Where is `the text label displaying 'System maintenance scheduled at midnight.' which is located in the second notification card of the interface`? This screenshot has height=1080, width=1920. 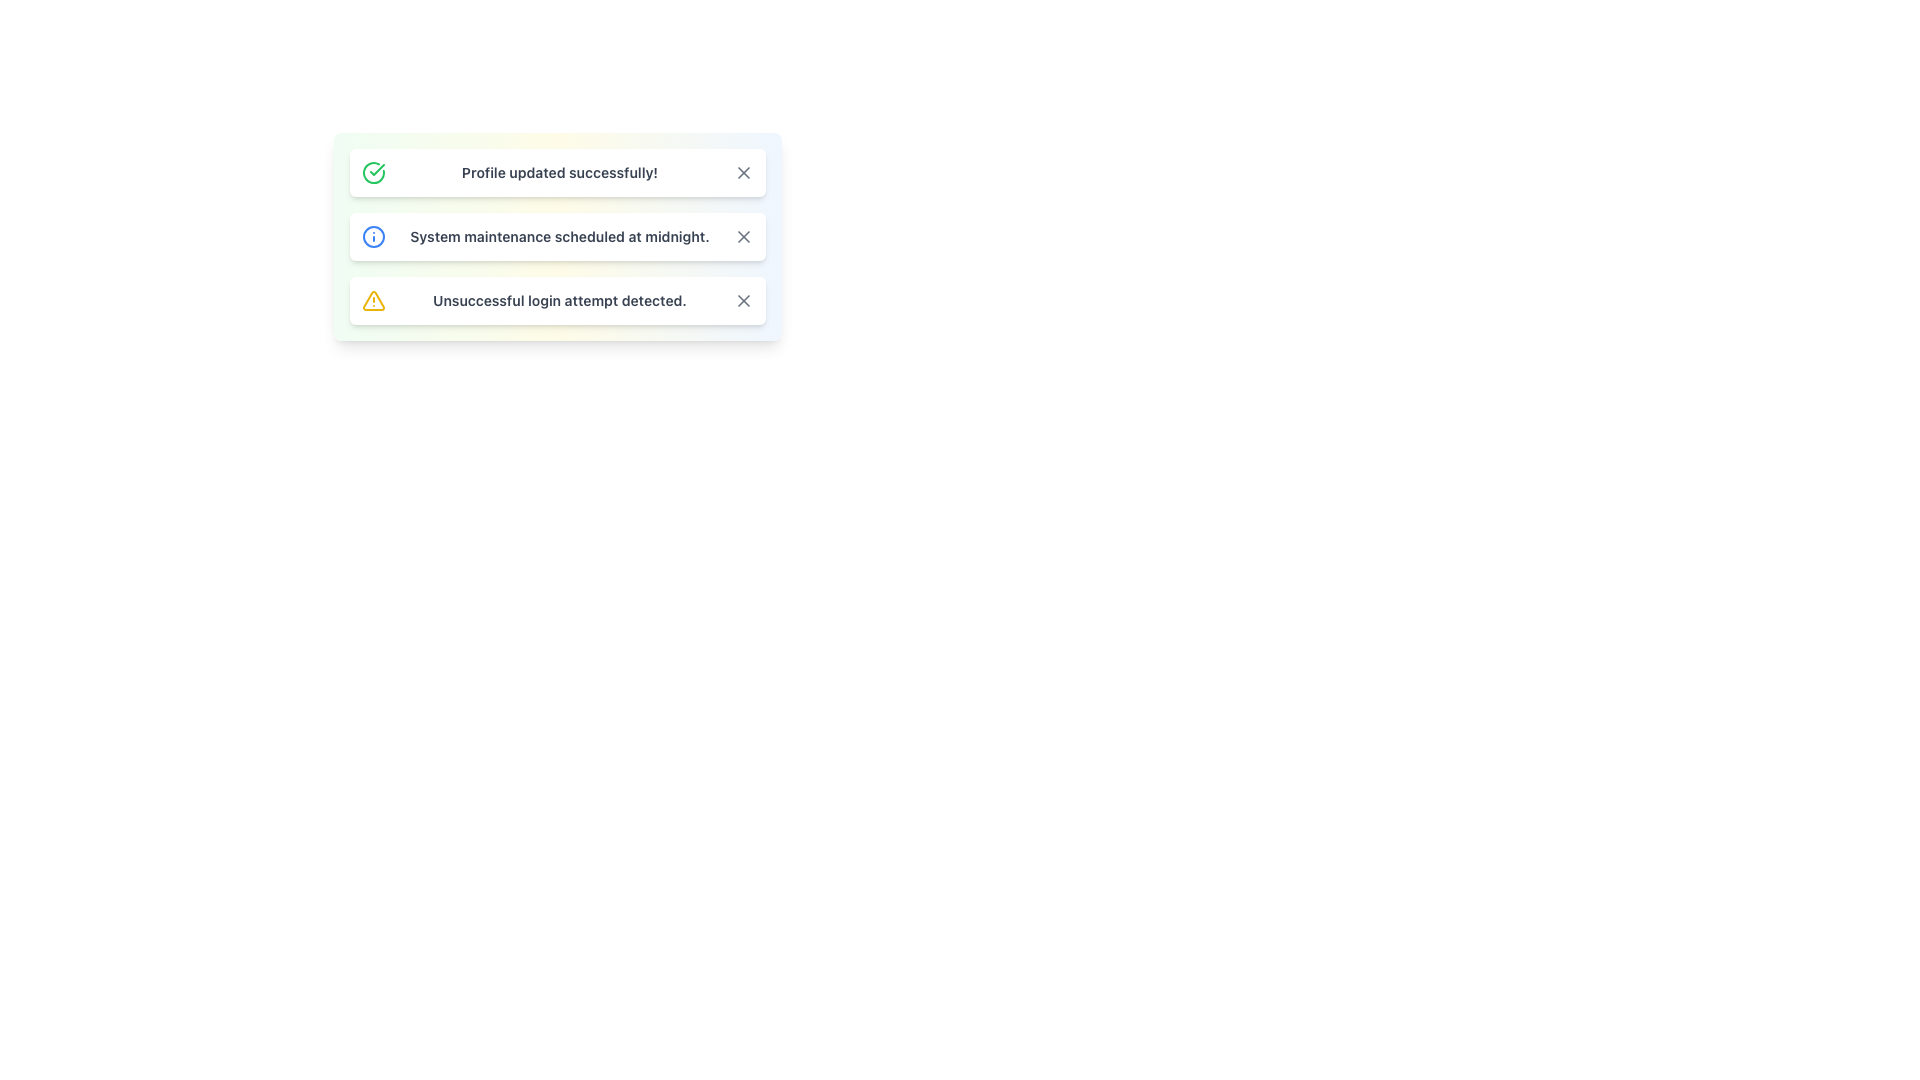
the text label displaying 'System maintenance scheduled at midnight.' which is located in the second notification card of the interface is located at coordinates (560, 235).